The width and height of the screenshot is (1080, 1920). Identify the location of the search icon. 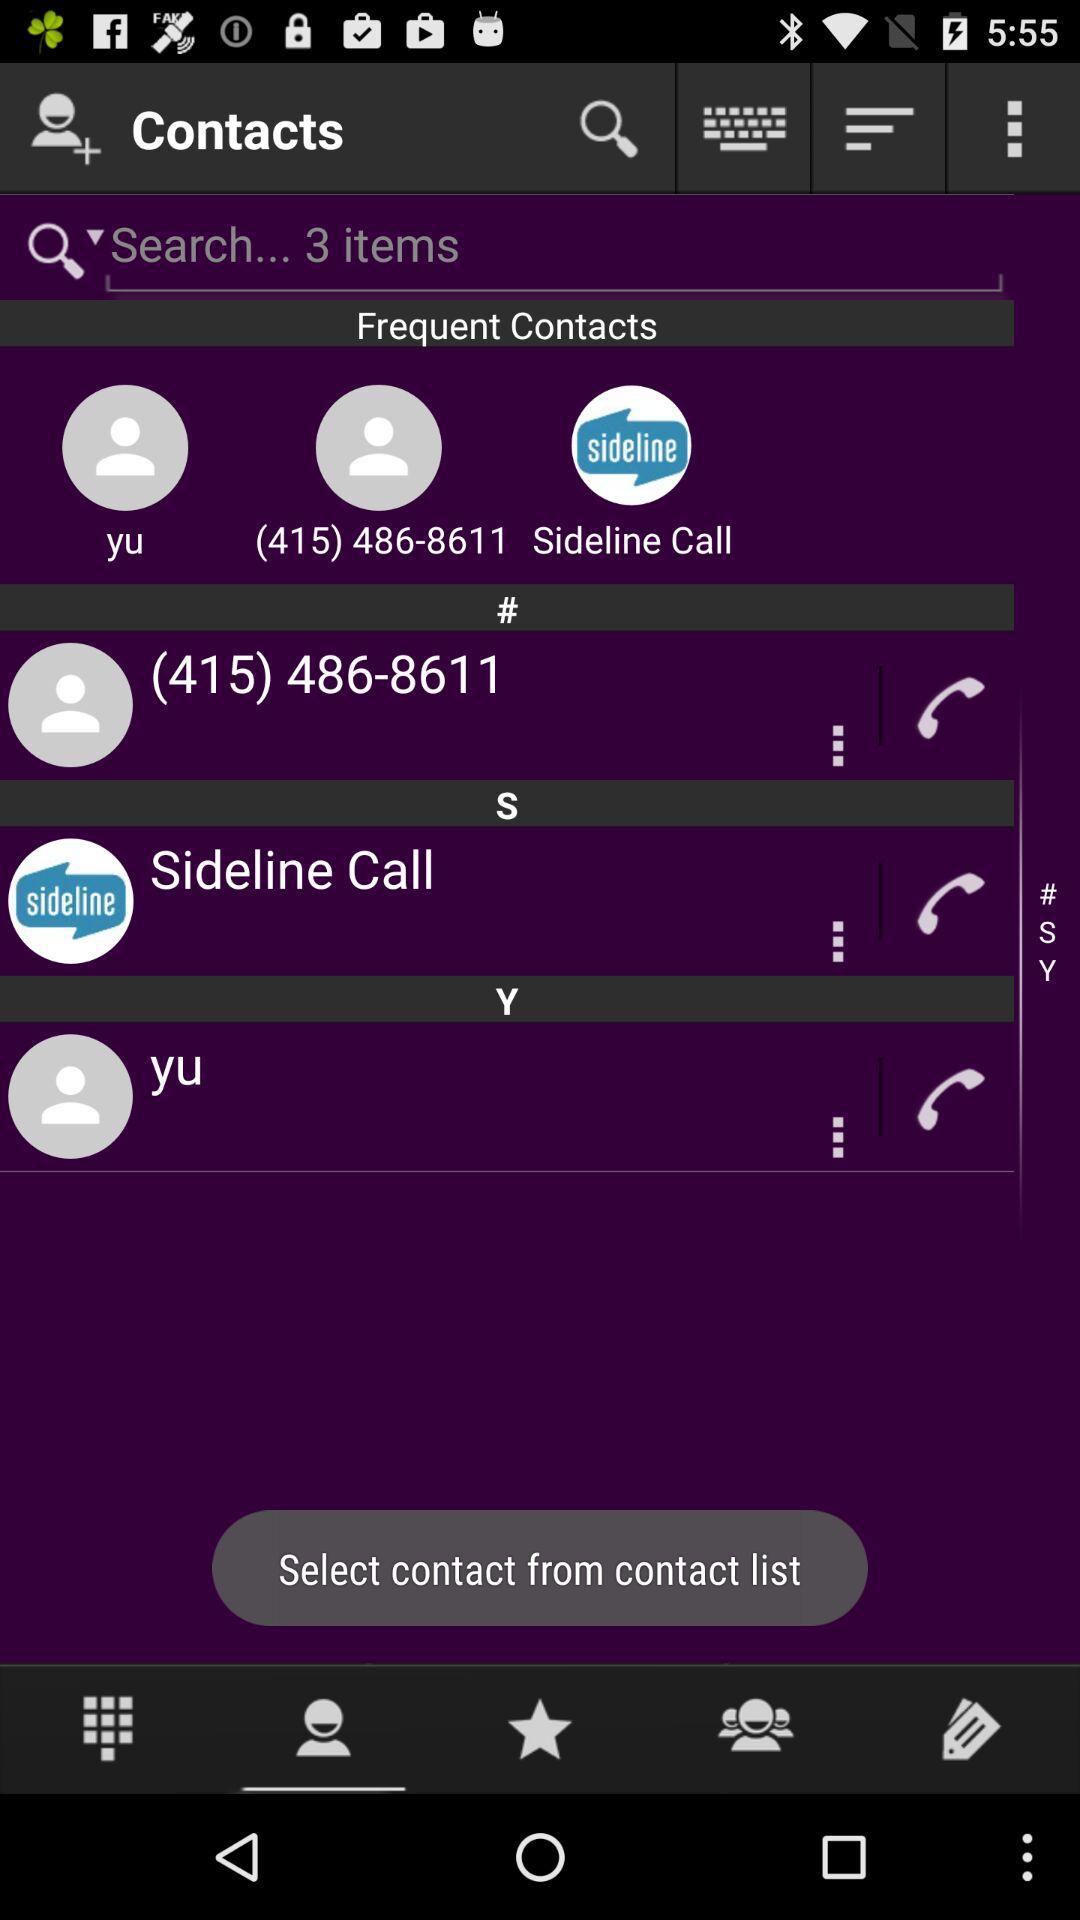
(608, 136).